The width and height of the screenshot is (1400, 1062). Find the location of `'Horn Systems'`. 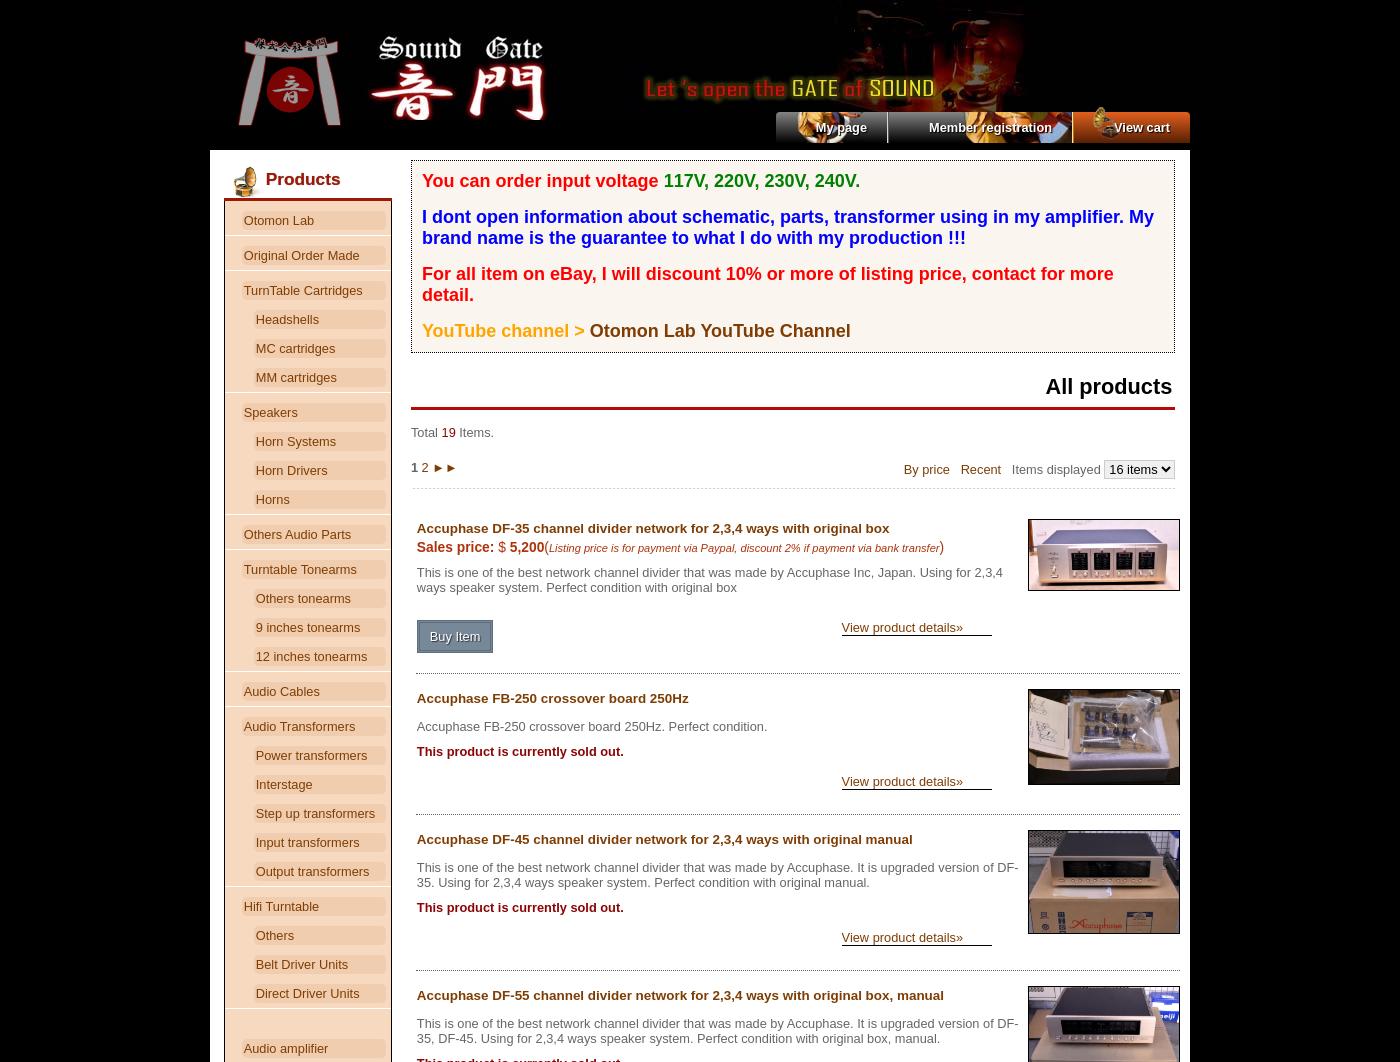

'Horn Systems' is located at coordinates (254, 440).